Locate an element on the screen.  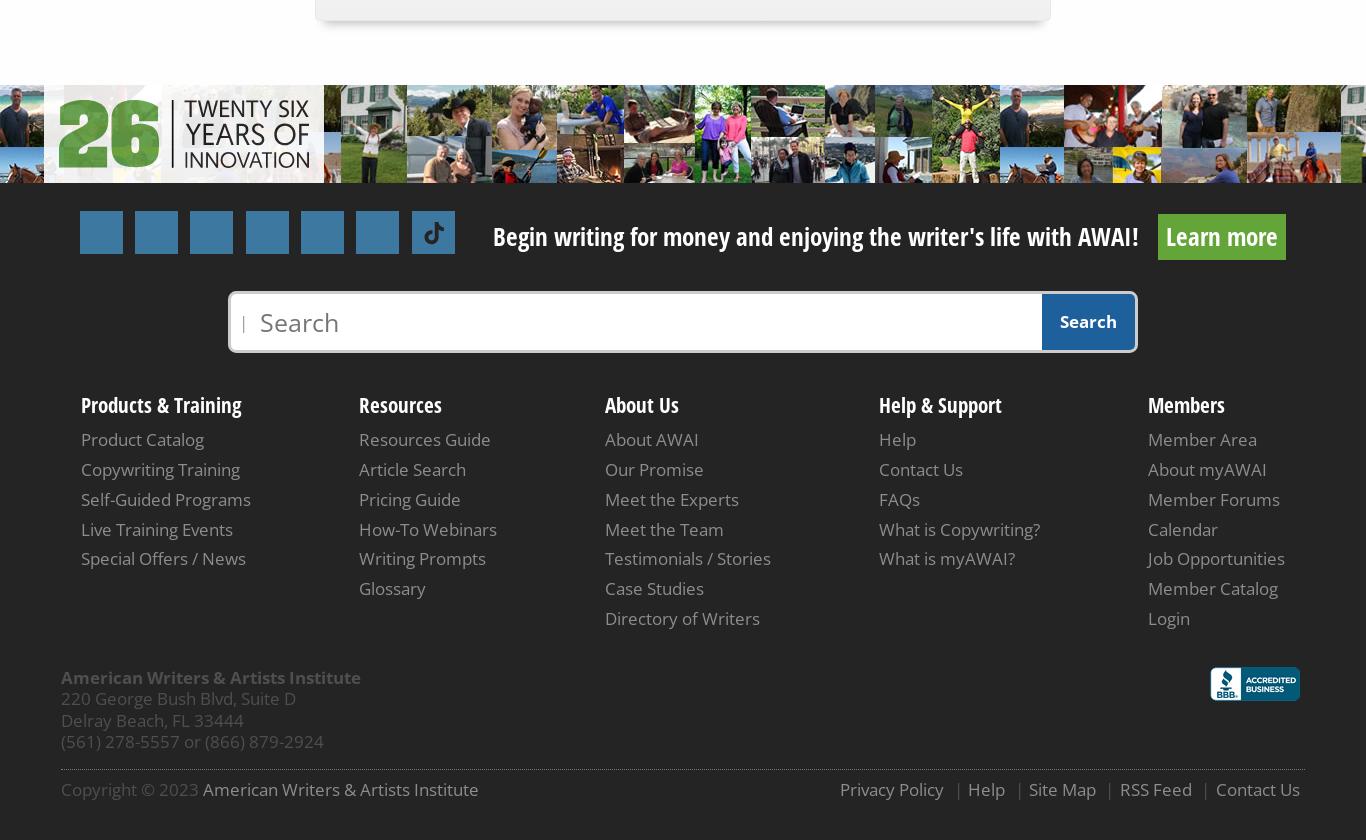
'Site Map' is located at coordinates (1061, 788).